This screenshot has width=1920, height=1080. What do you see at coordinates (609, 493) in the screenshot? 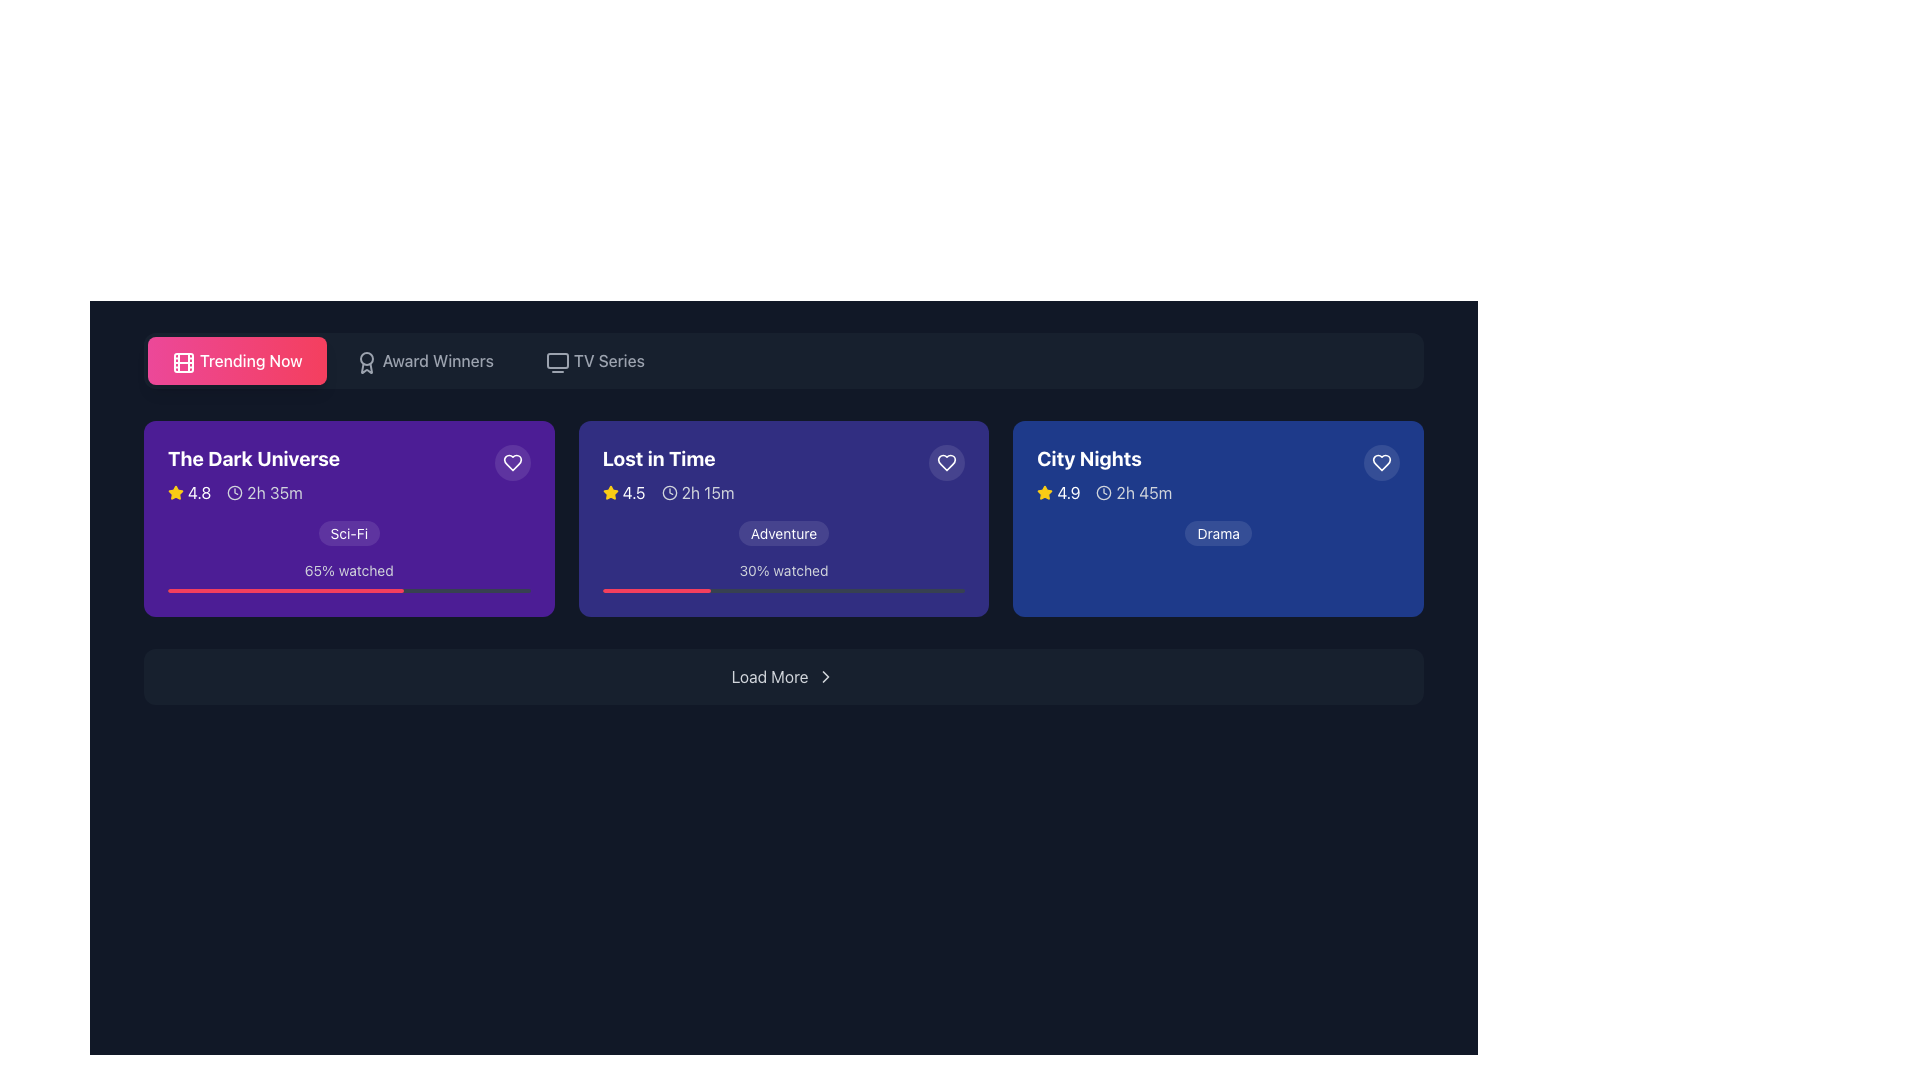
I see `the Star icon indicating the rating system for the 'Lost in Time' card, positioned before the text '4.5'` at bounding box center [609, 493].